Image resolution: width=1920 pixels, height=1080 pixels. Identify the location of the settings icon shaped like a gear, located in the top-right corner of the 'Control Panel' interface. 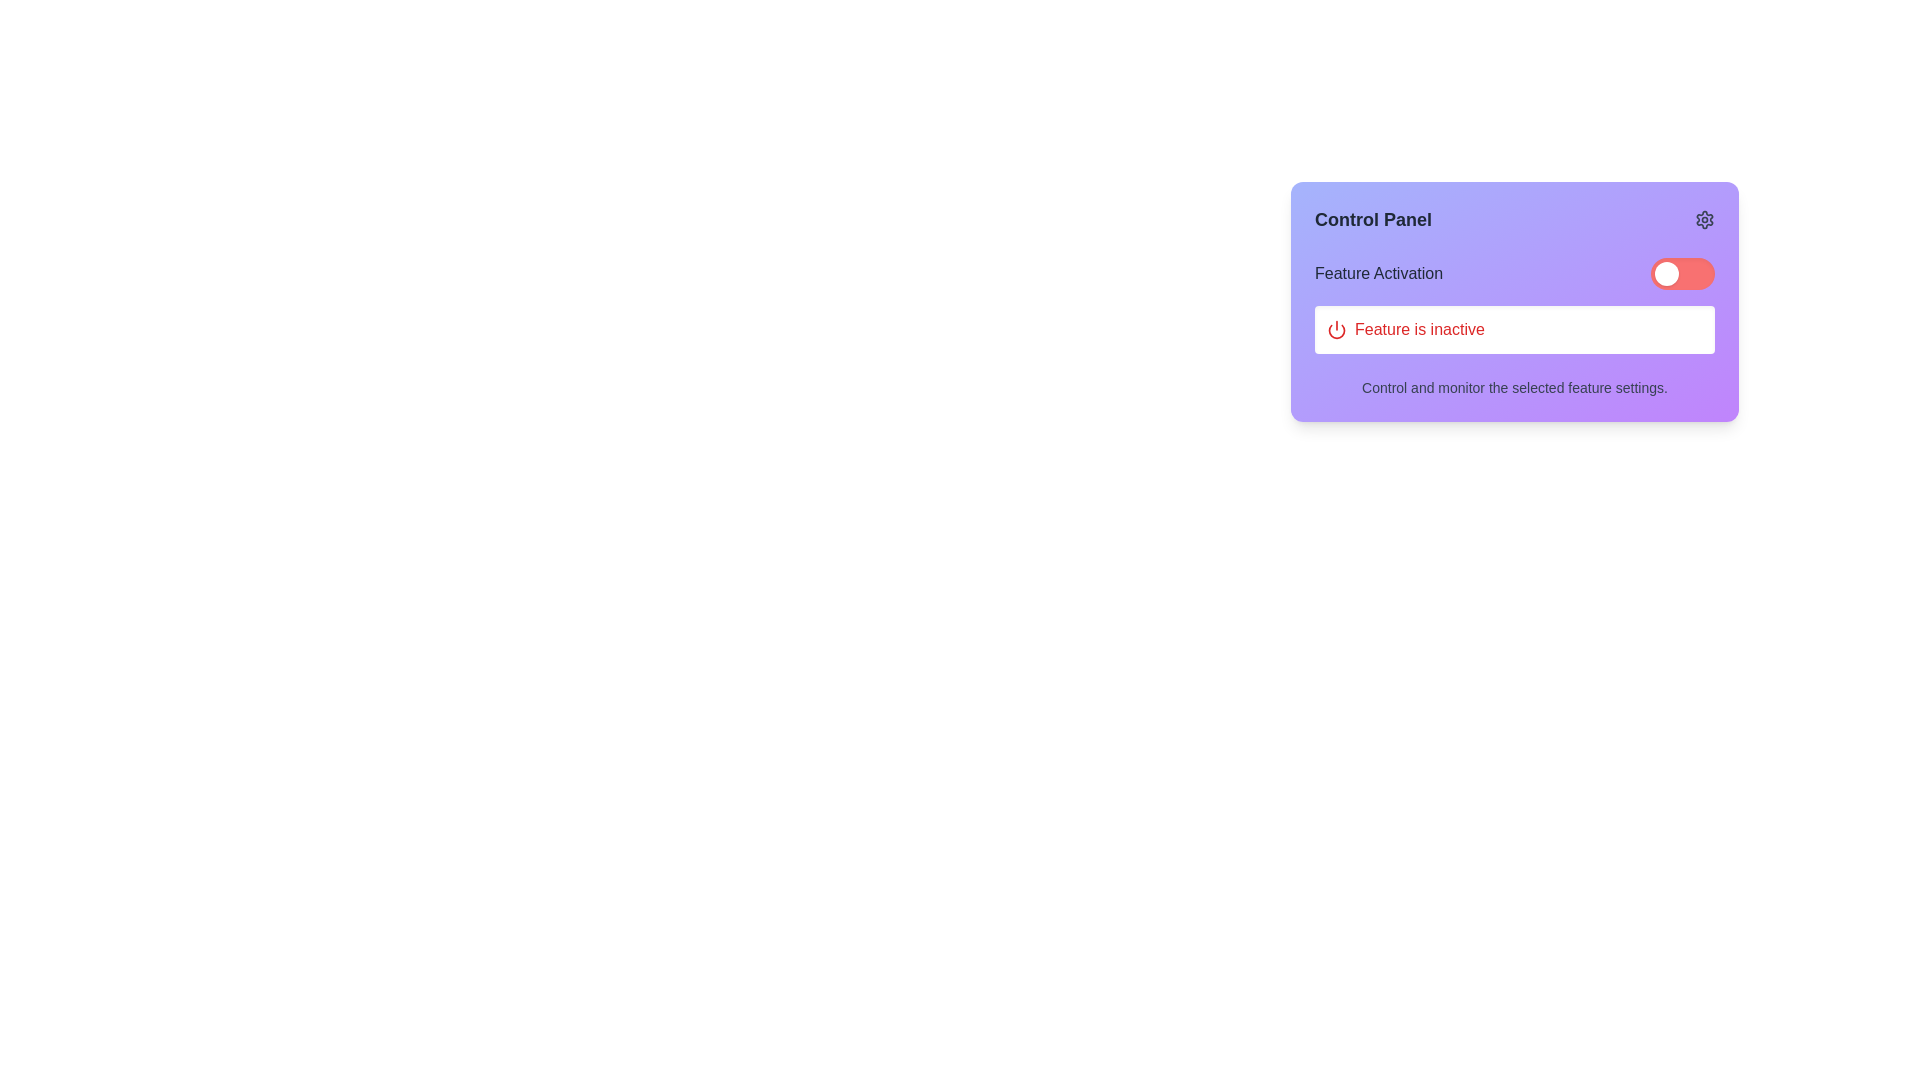
(1703, 219).